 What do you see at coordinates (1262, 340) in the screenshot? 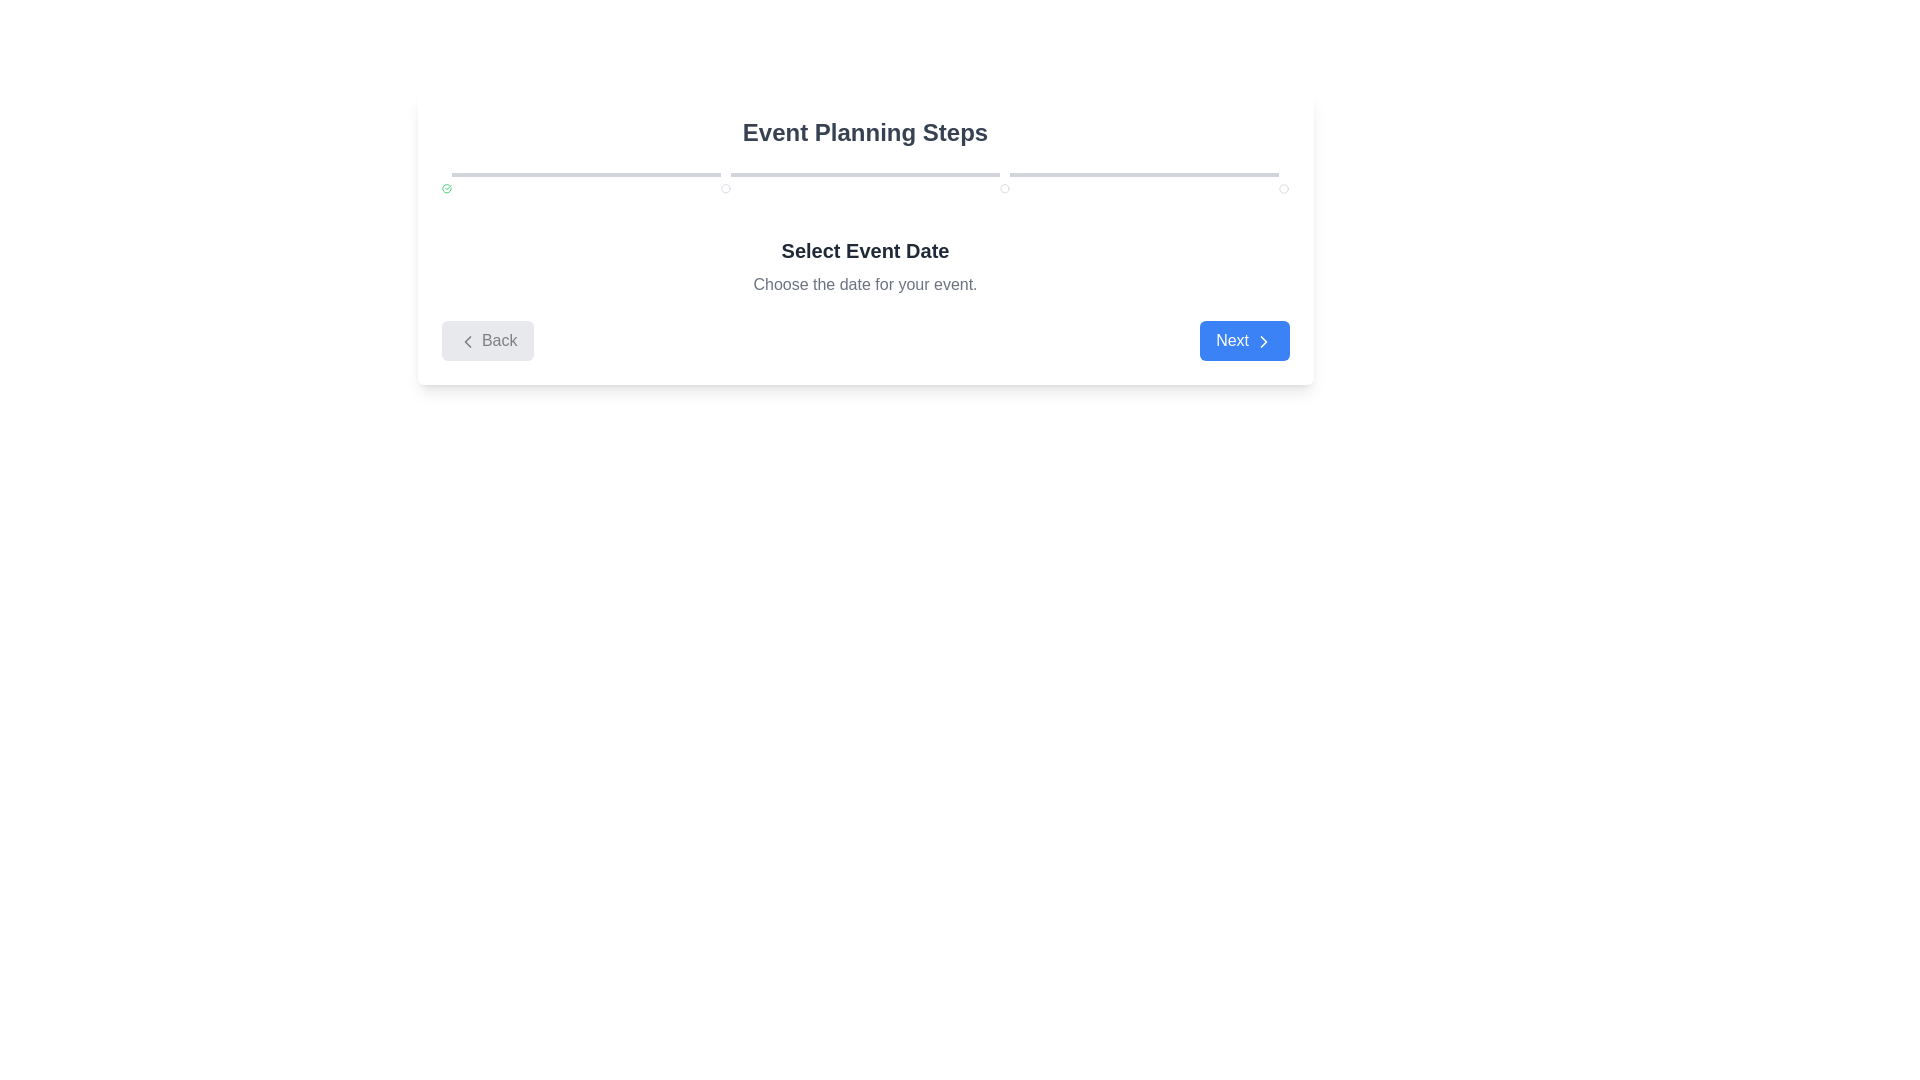
I see `the Chevron Arrow icon located within the 'Next' button at the bottom right of the interface, which serves as a navigation control to advance to the next step` at bounding box center [1262, 340].